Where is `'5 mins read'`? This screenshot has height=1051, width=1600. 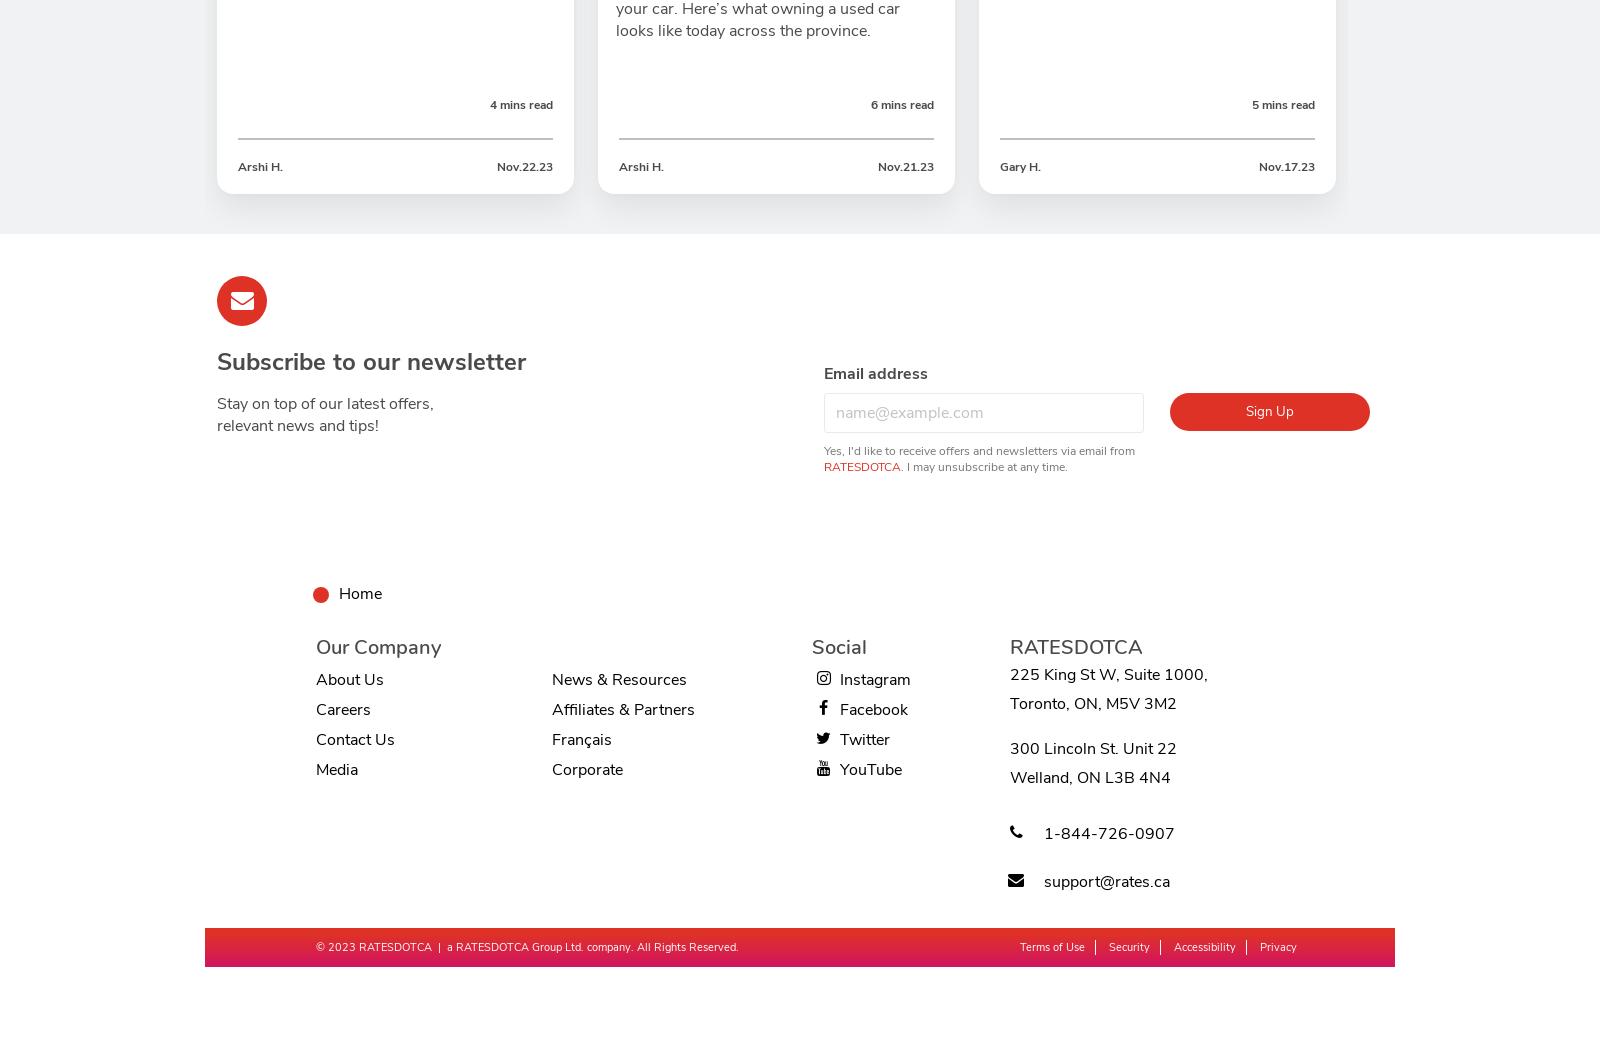
'5 mins read' is located at coordinates (1282, 104).